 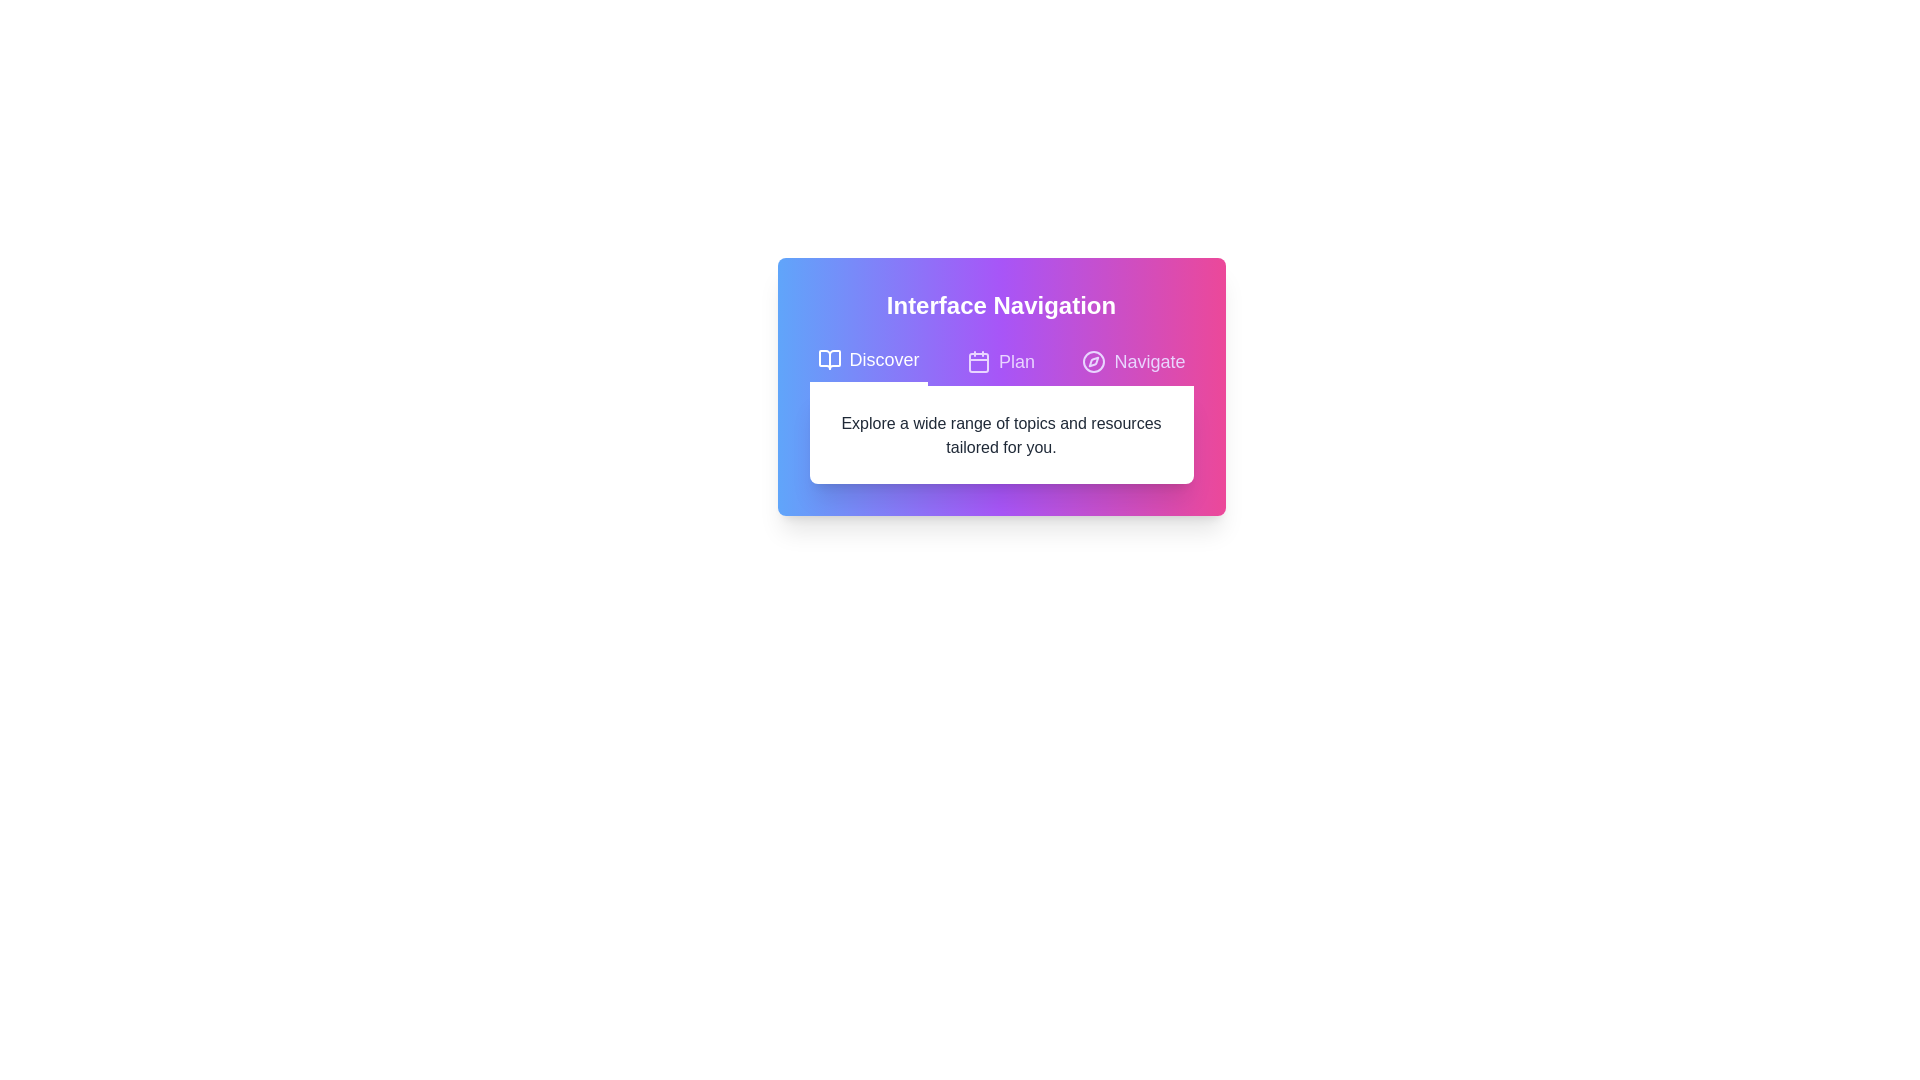 I want to click on the text block that describes 'Explore a wide range of topics and resources tailored for you.' located centrally under the headline 'Interface Navigation', so click(x=1001, y=410).